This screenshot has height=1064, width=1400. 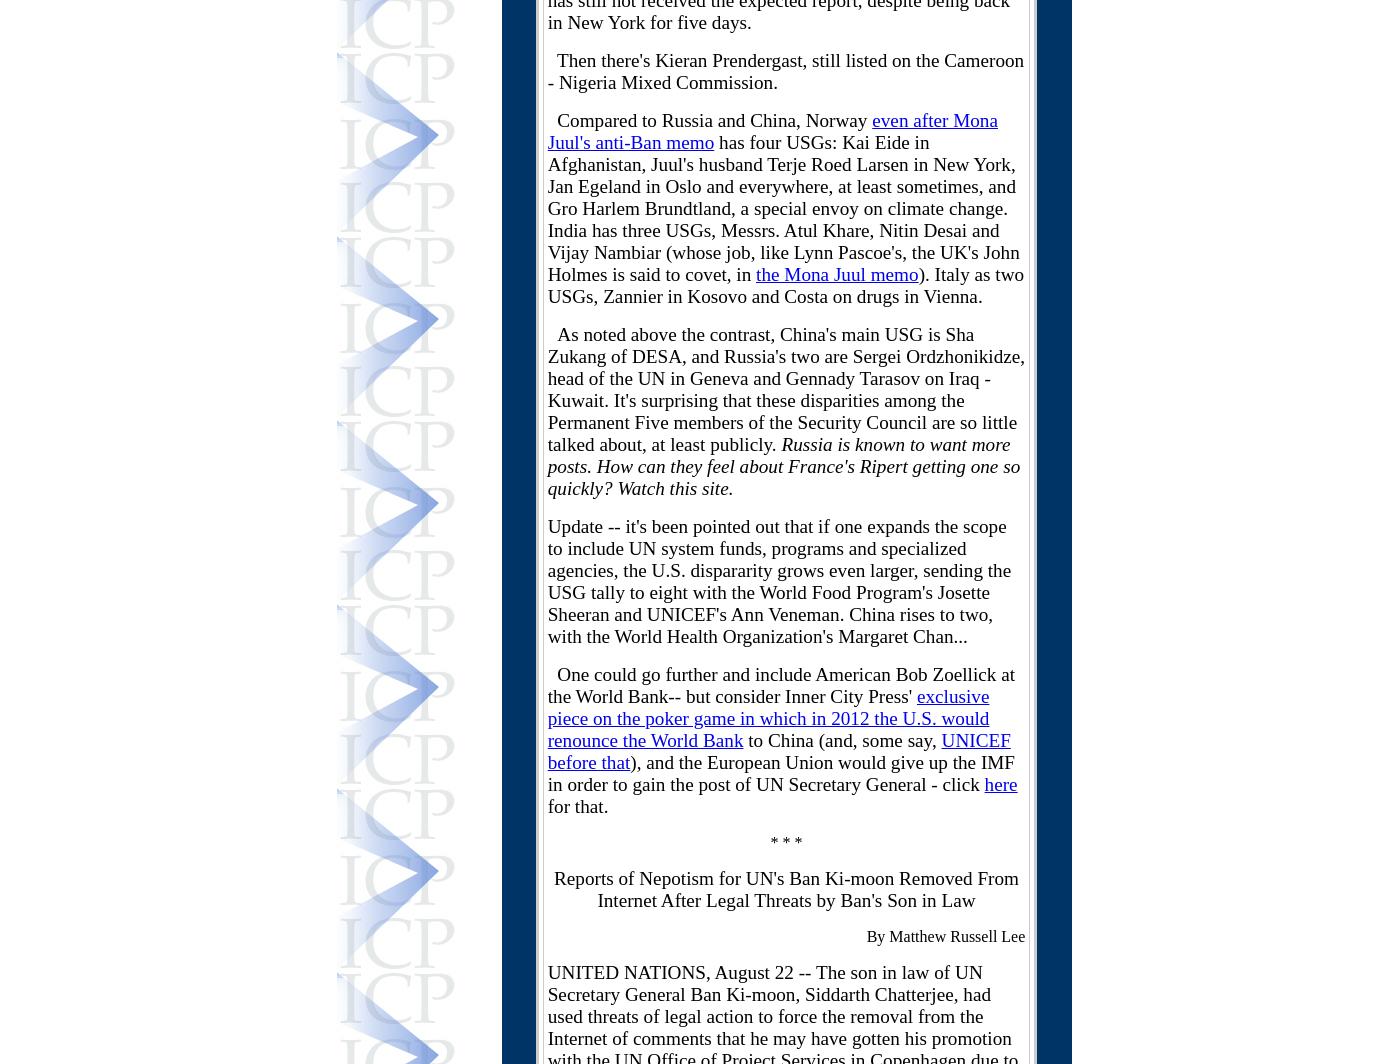 What do you see at coordinates (785, 389) in the screenshot?
I see `'As
noted above the contrast, China's main USG is Sha Zukang of DESA, and
Russia's two are Sergei Ordzhonikidze, head of the UN in Geneva and
Gennady Tarasov on Iraq - Kuwait. It's surprising that these
disparities among the Permanent Five members of the Security Council
are so little talked about, at least publicly.'` at bounding box center [785, 389].